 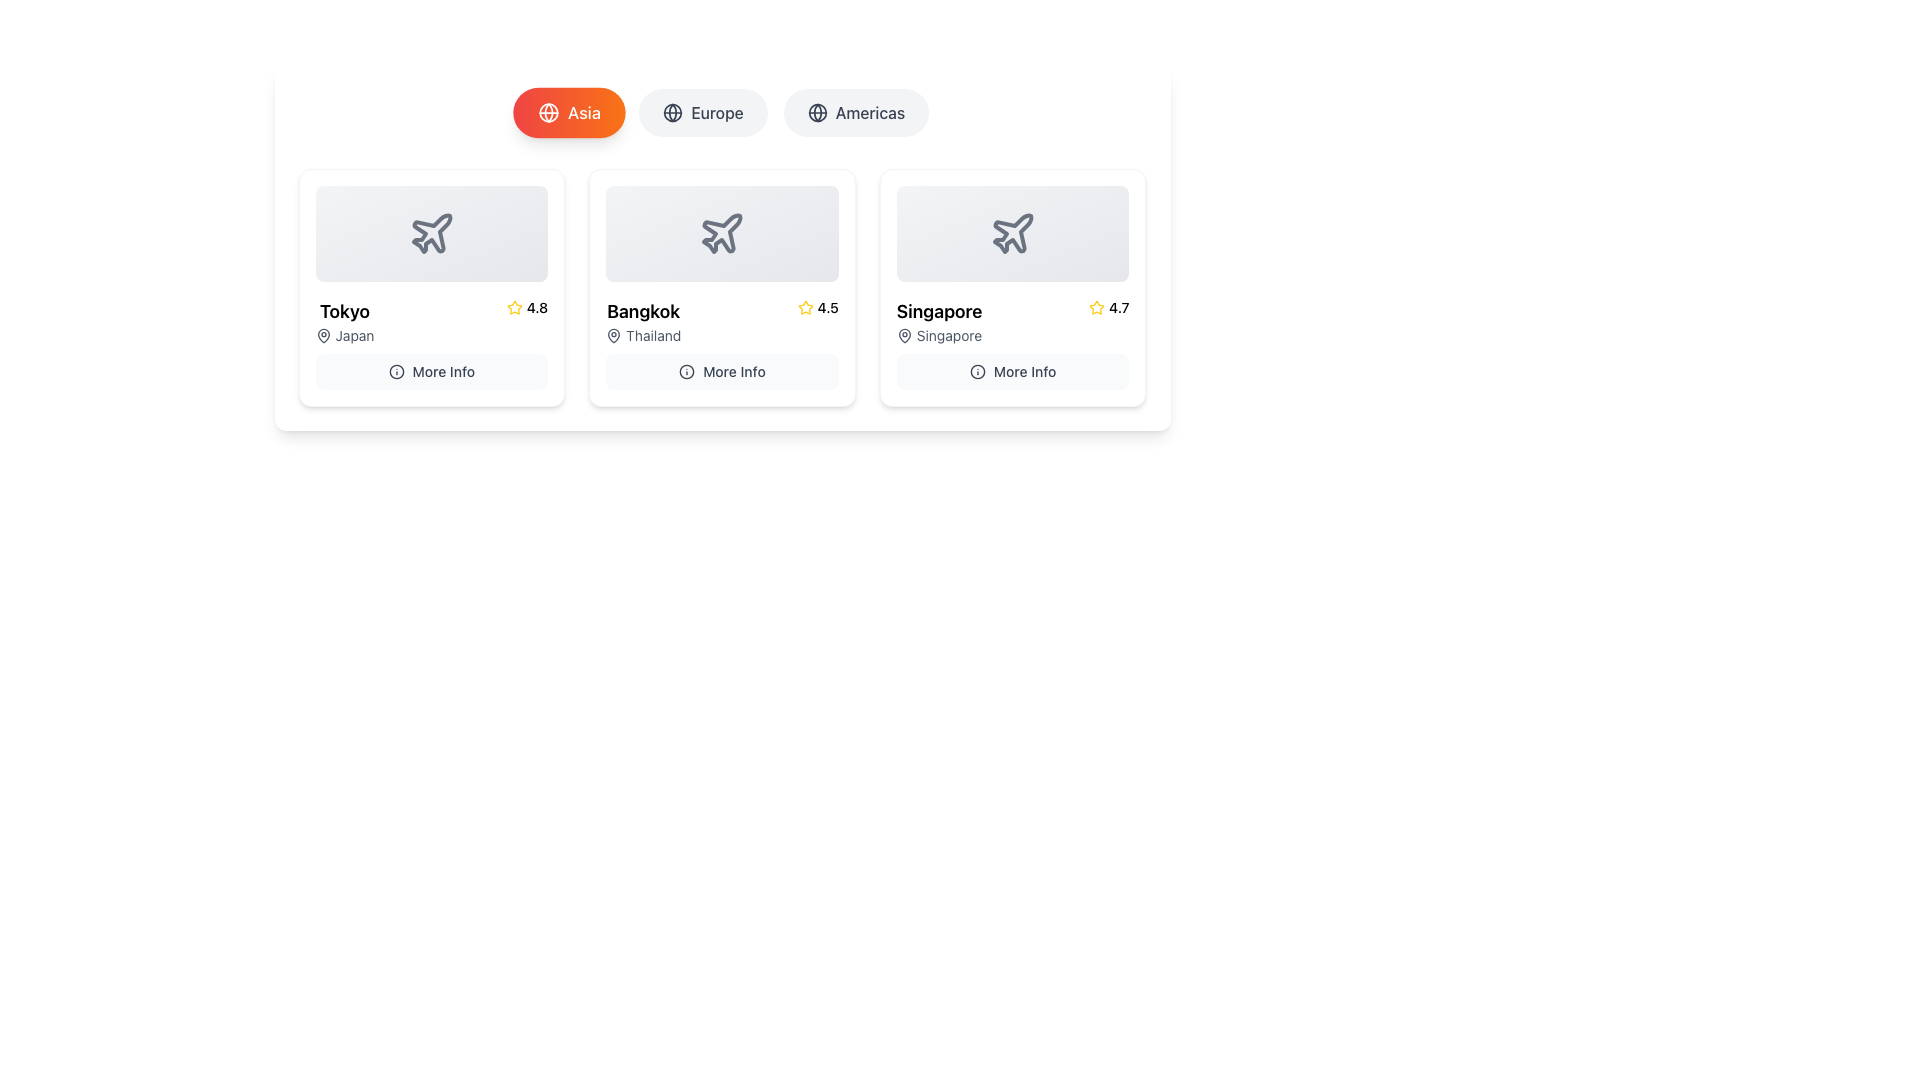 What do you see at coordinates (703, 112) in the screenshot?
I see `the 'Europe' button, which is a rectangular button with rounded corners, labeled in gray text and featuring a globe icon on the left` at bounding box center [703, 112].